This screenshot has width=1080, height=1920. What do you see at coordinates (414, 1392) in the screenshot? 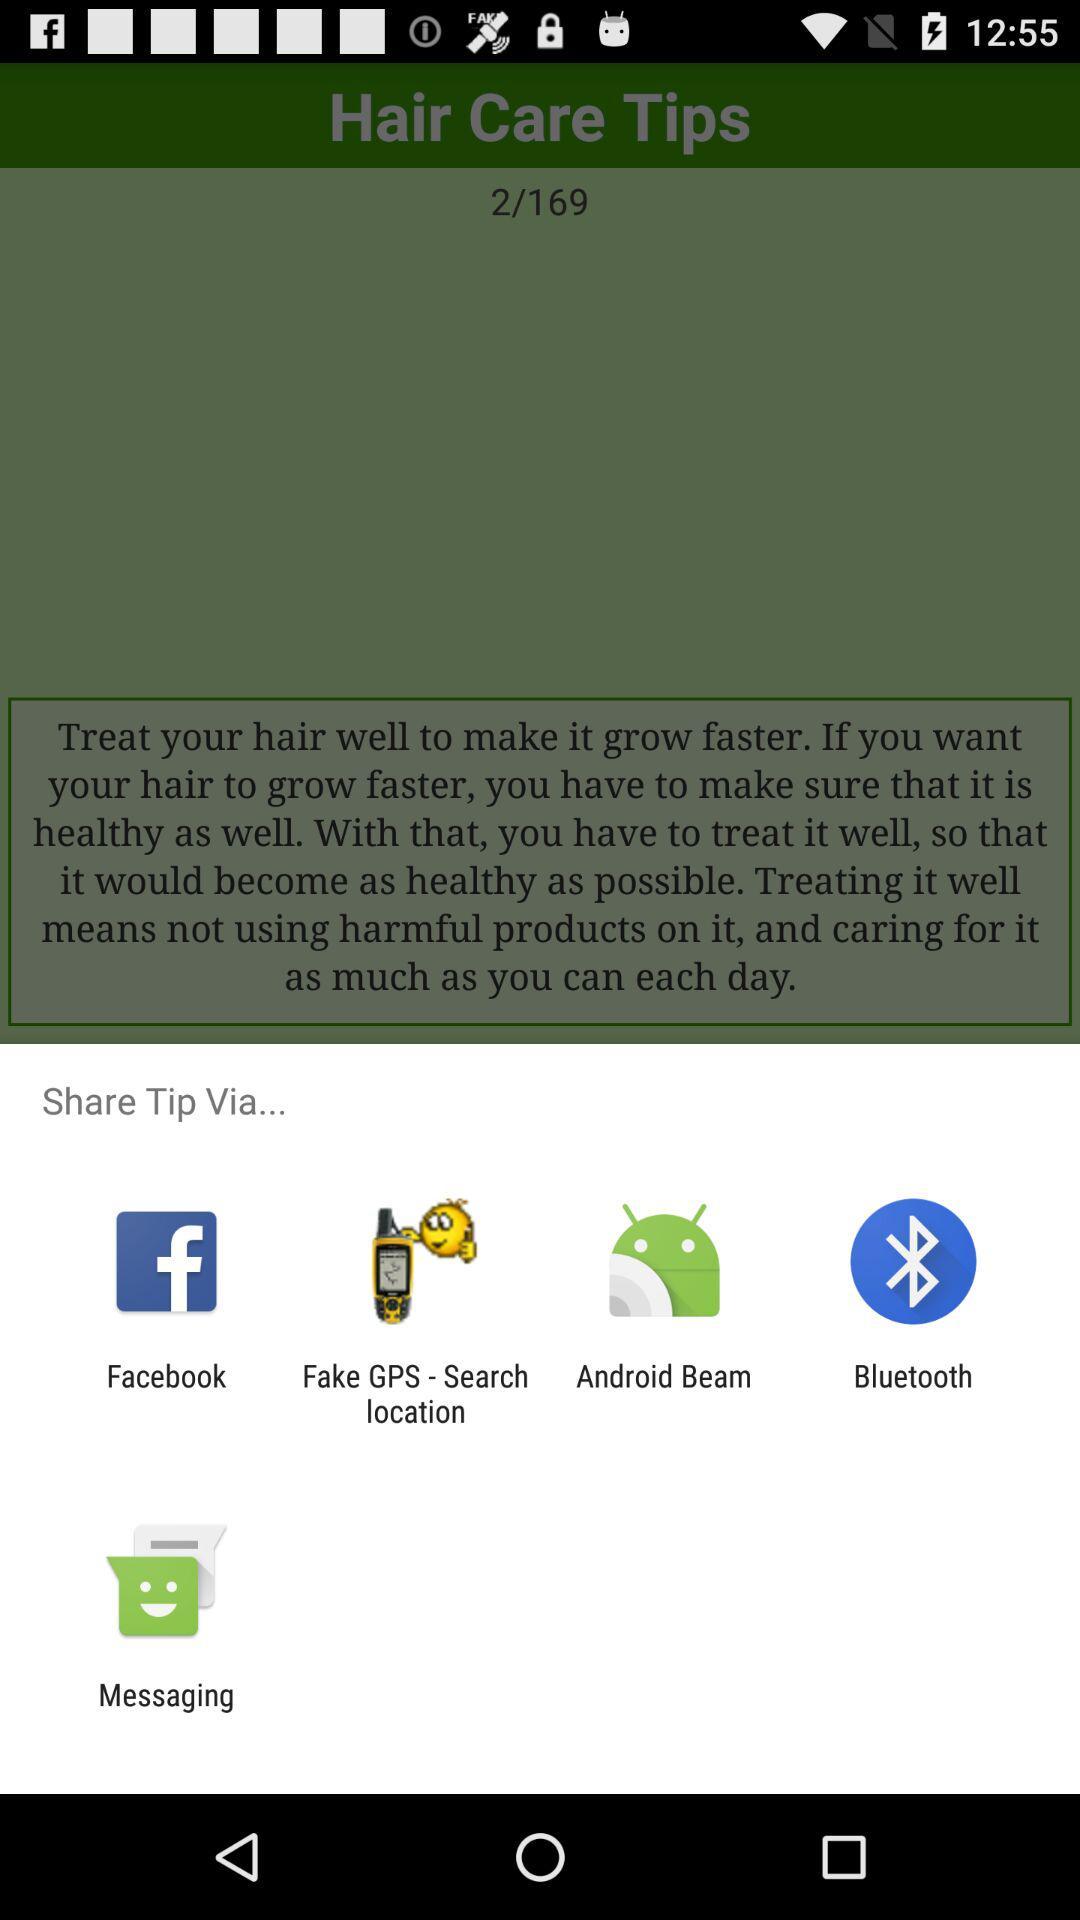
I see `app next to the android beam icon` at bounding box center [414, 1392].